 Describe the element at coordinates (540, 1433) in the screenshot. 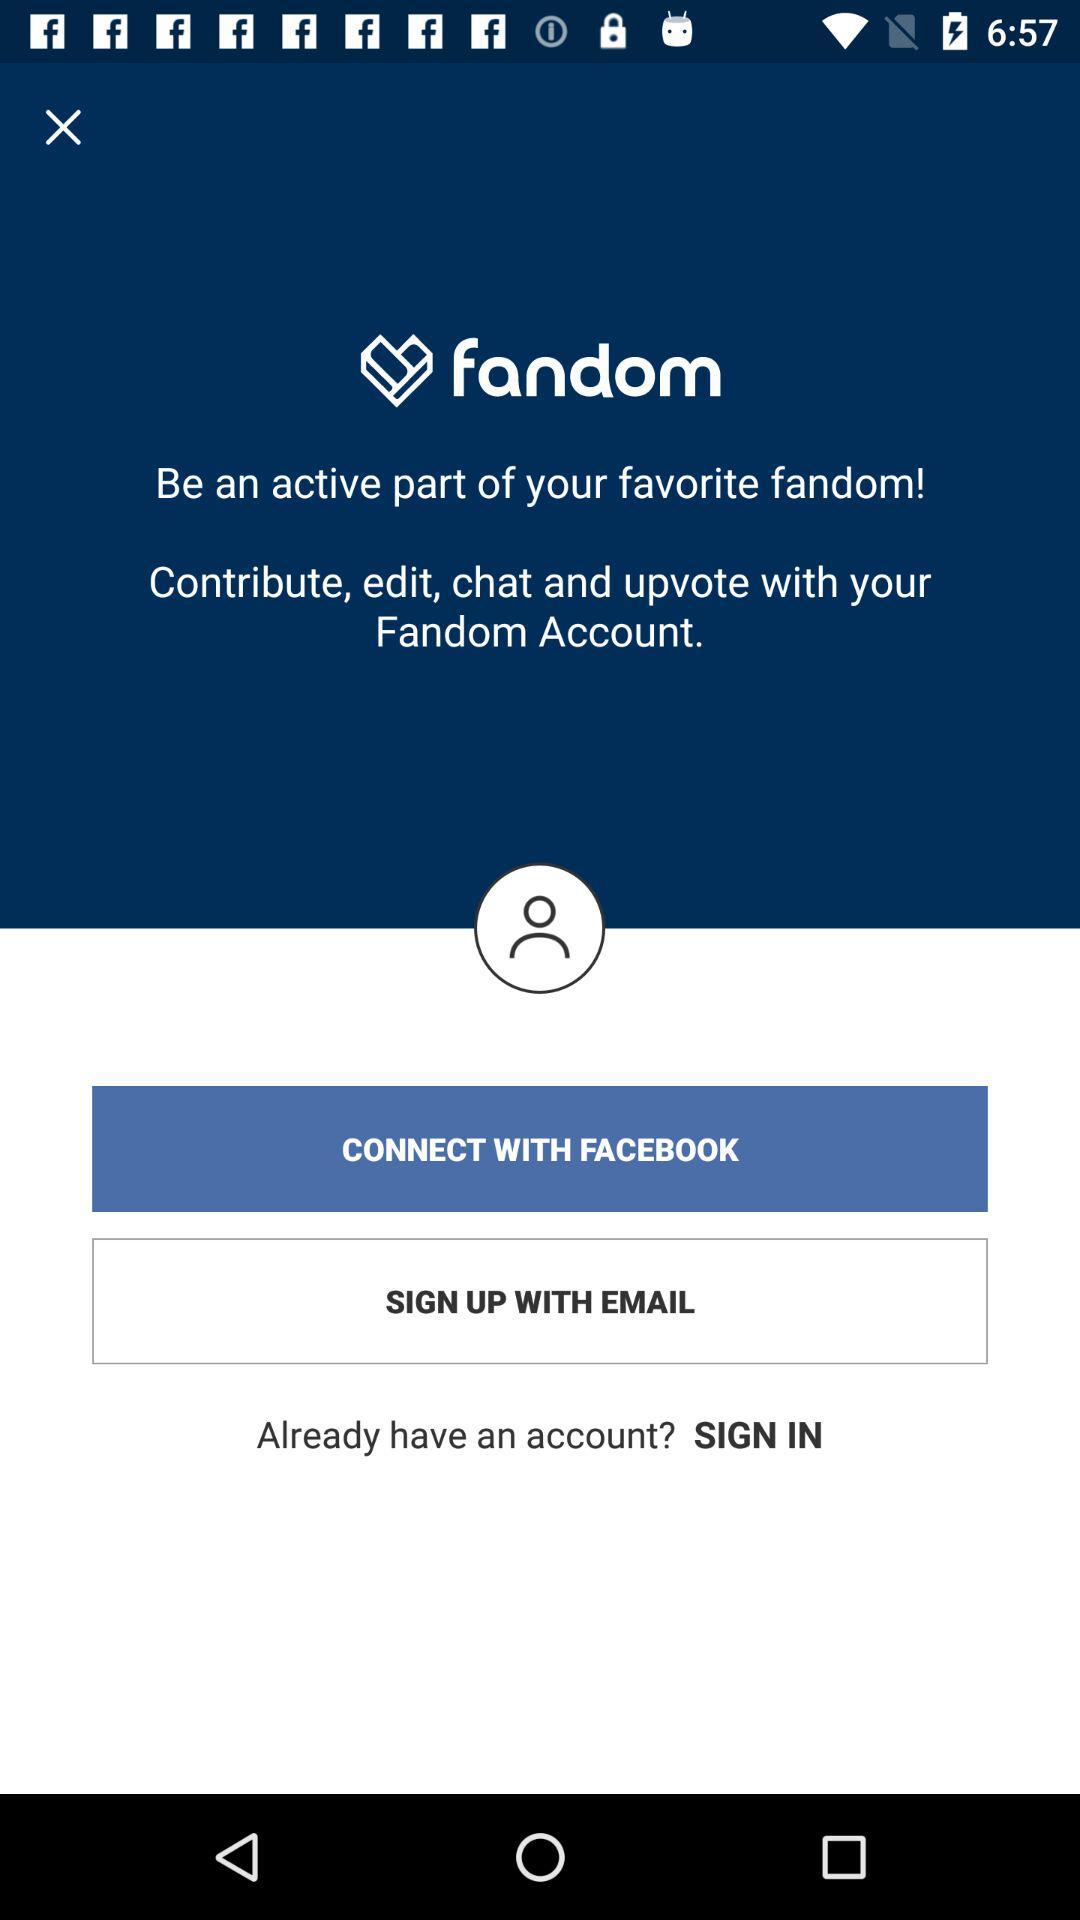

I see `icon below the sign up with icon` at that location.